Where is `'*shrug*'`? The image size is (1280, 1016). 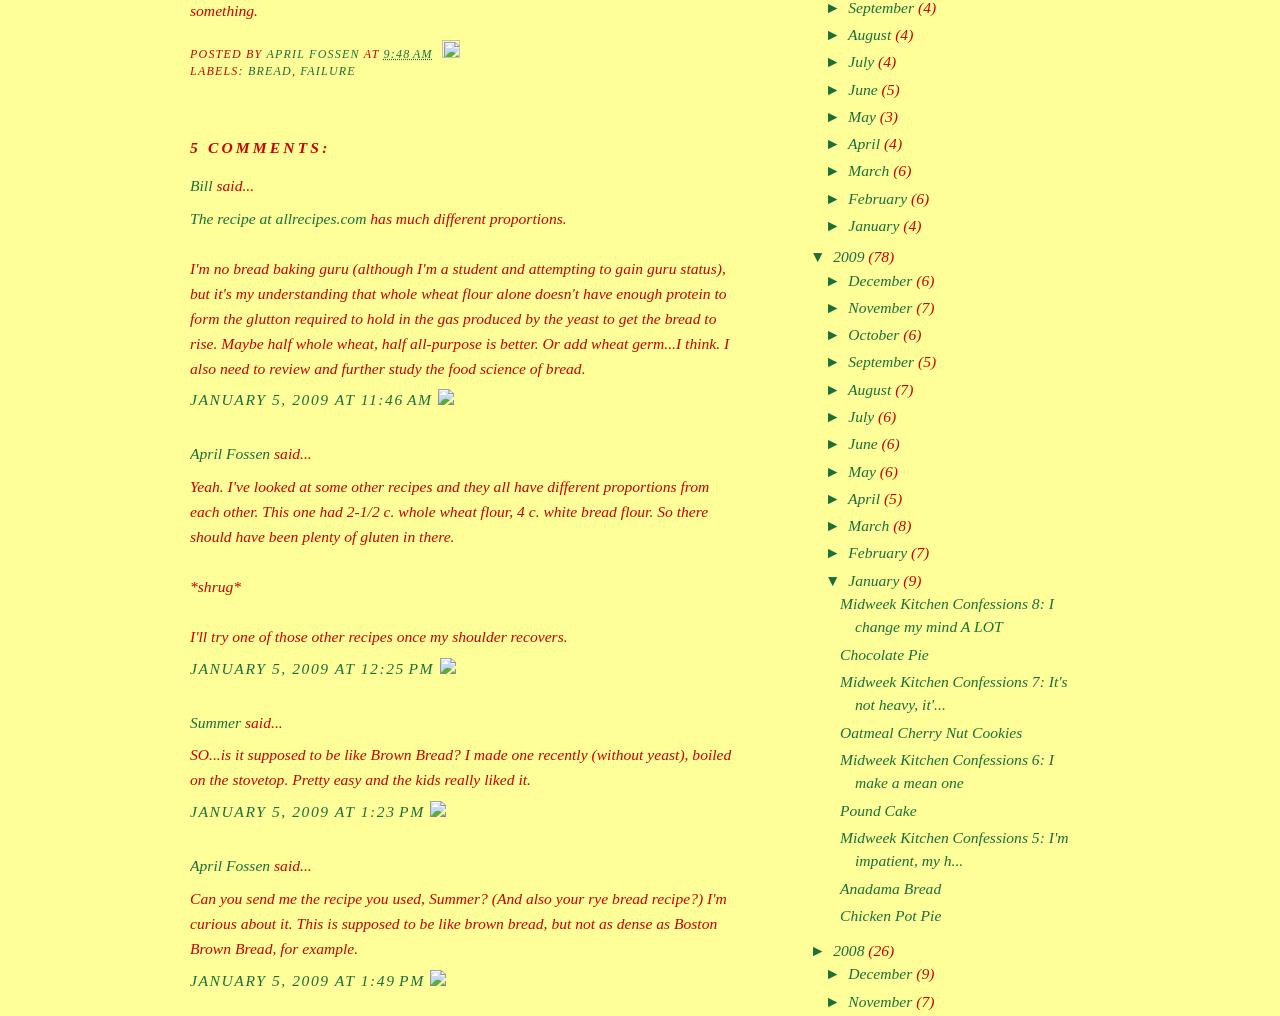 '*shrug*' is located at coordinates (215, 586).